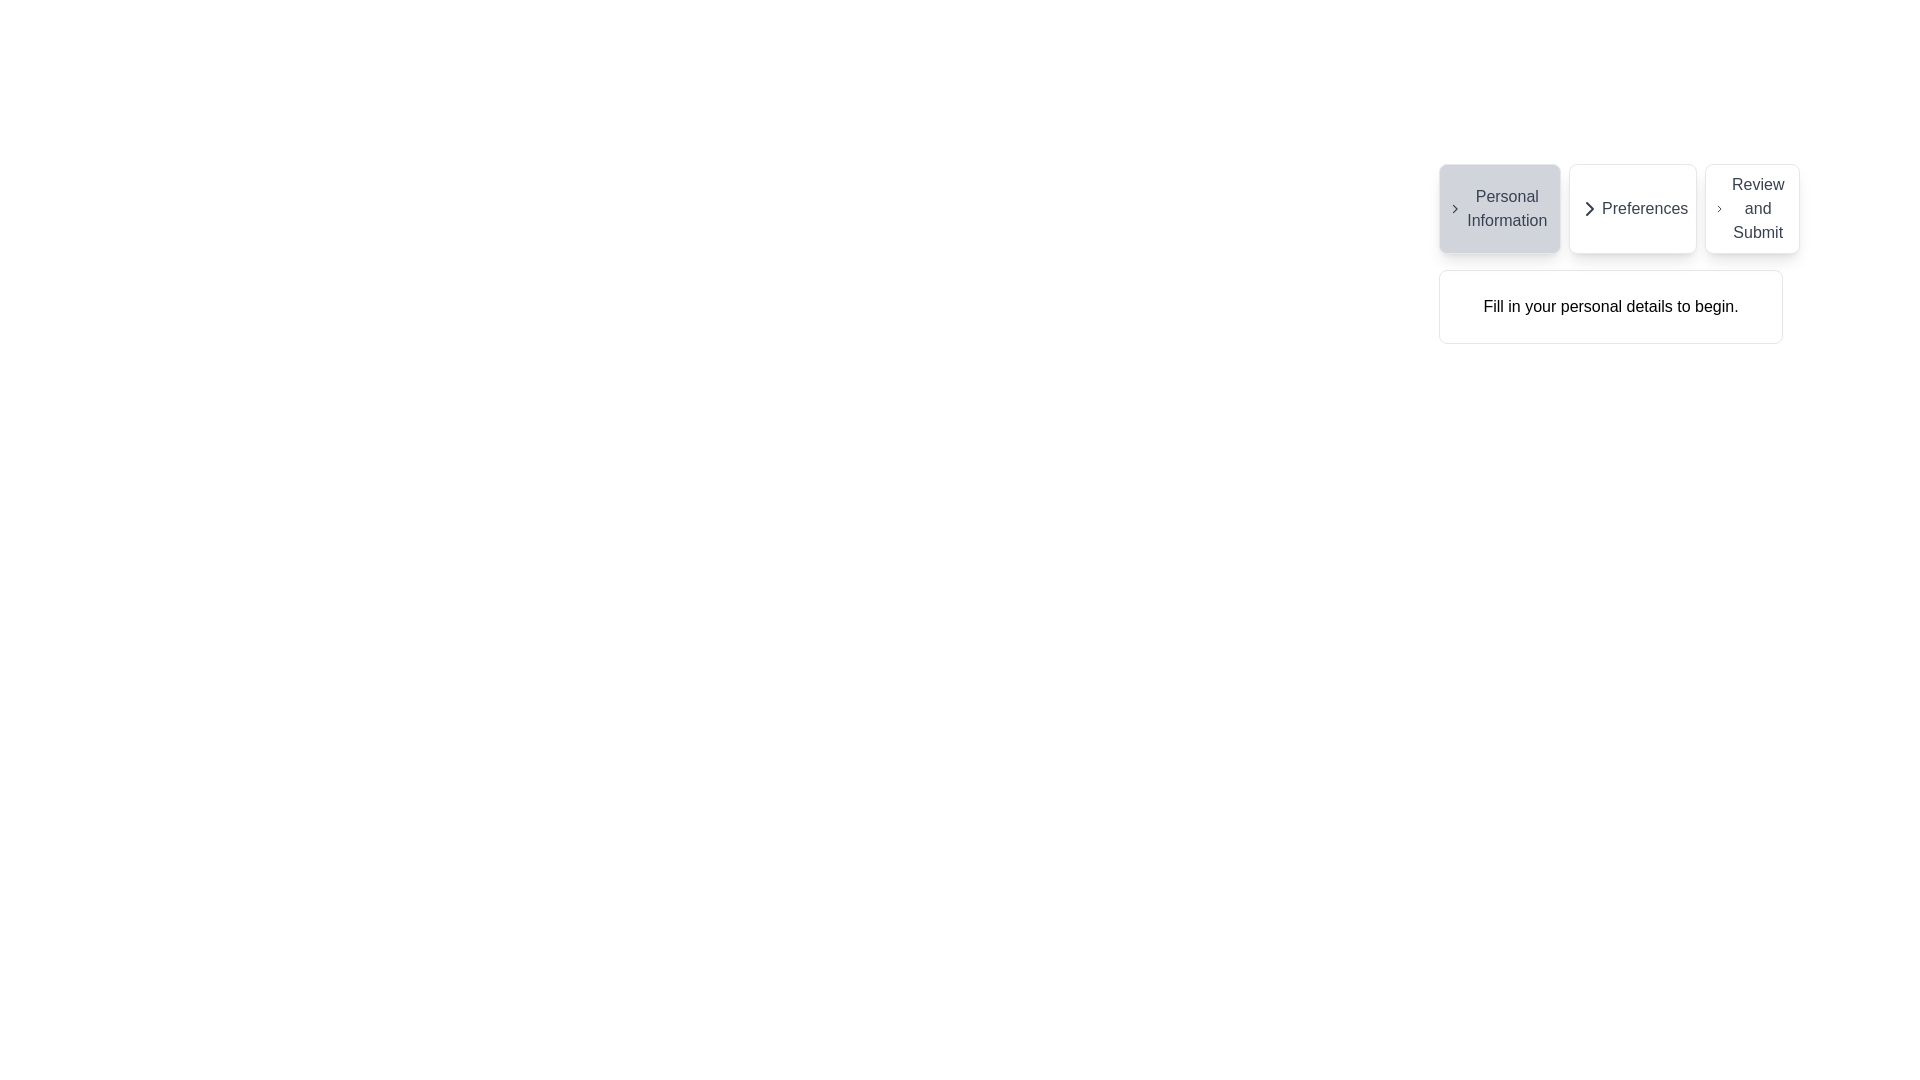 This screenshot has height=1080, width=1920. I want to click on the step button labeled 'Review and Submit' to navigate to that step, so click(1751, 208).